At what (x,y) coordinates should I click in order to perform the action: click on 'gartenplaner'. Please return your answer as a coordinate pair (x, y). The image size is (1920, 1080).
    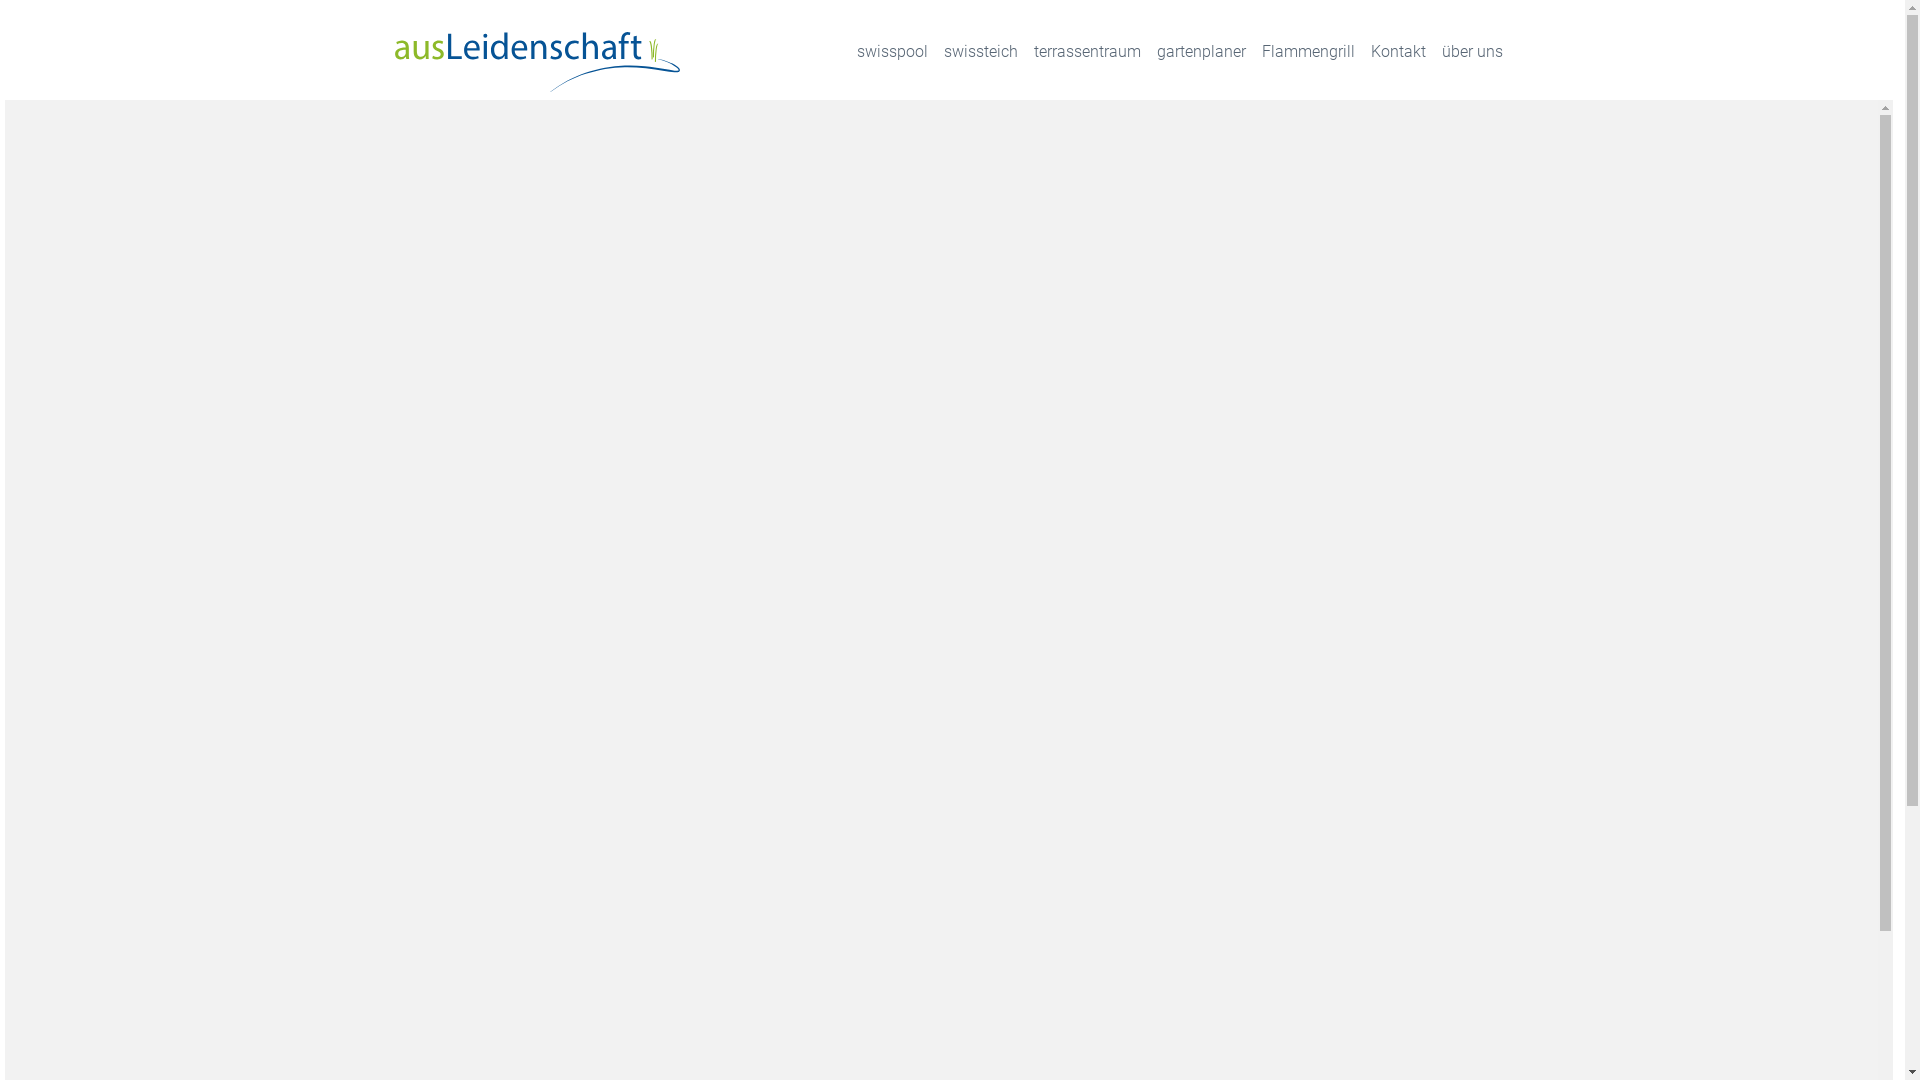
    Looking at the image, I should click on (1200, 50).